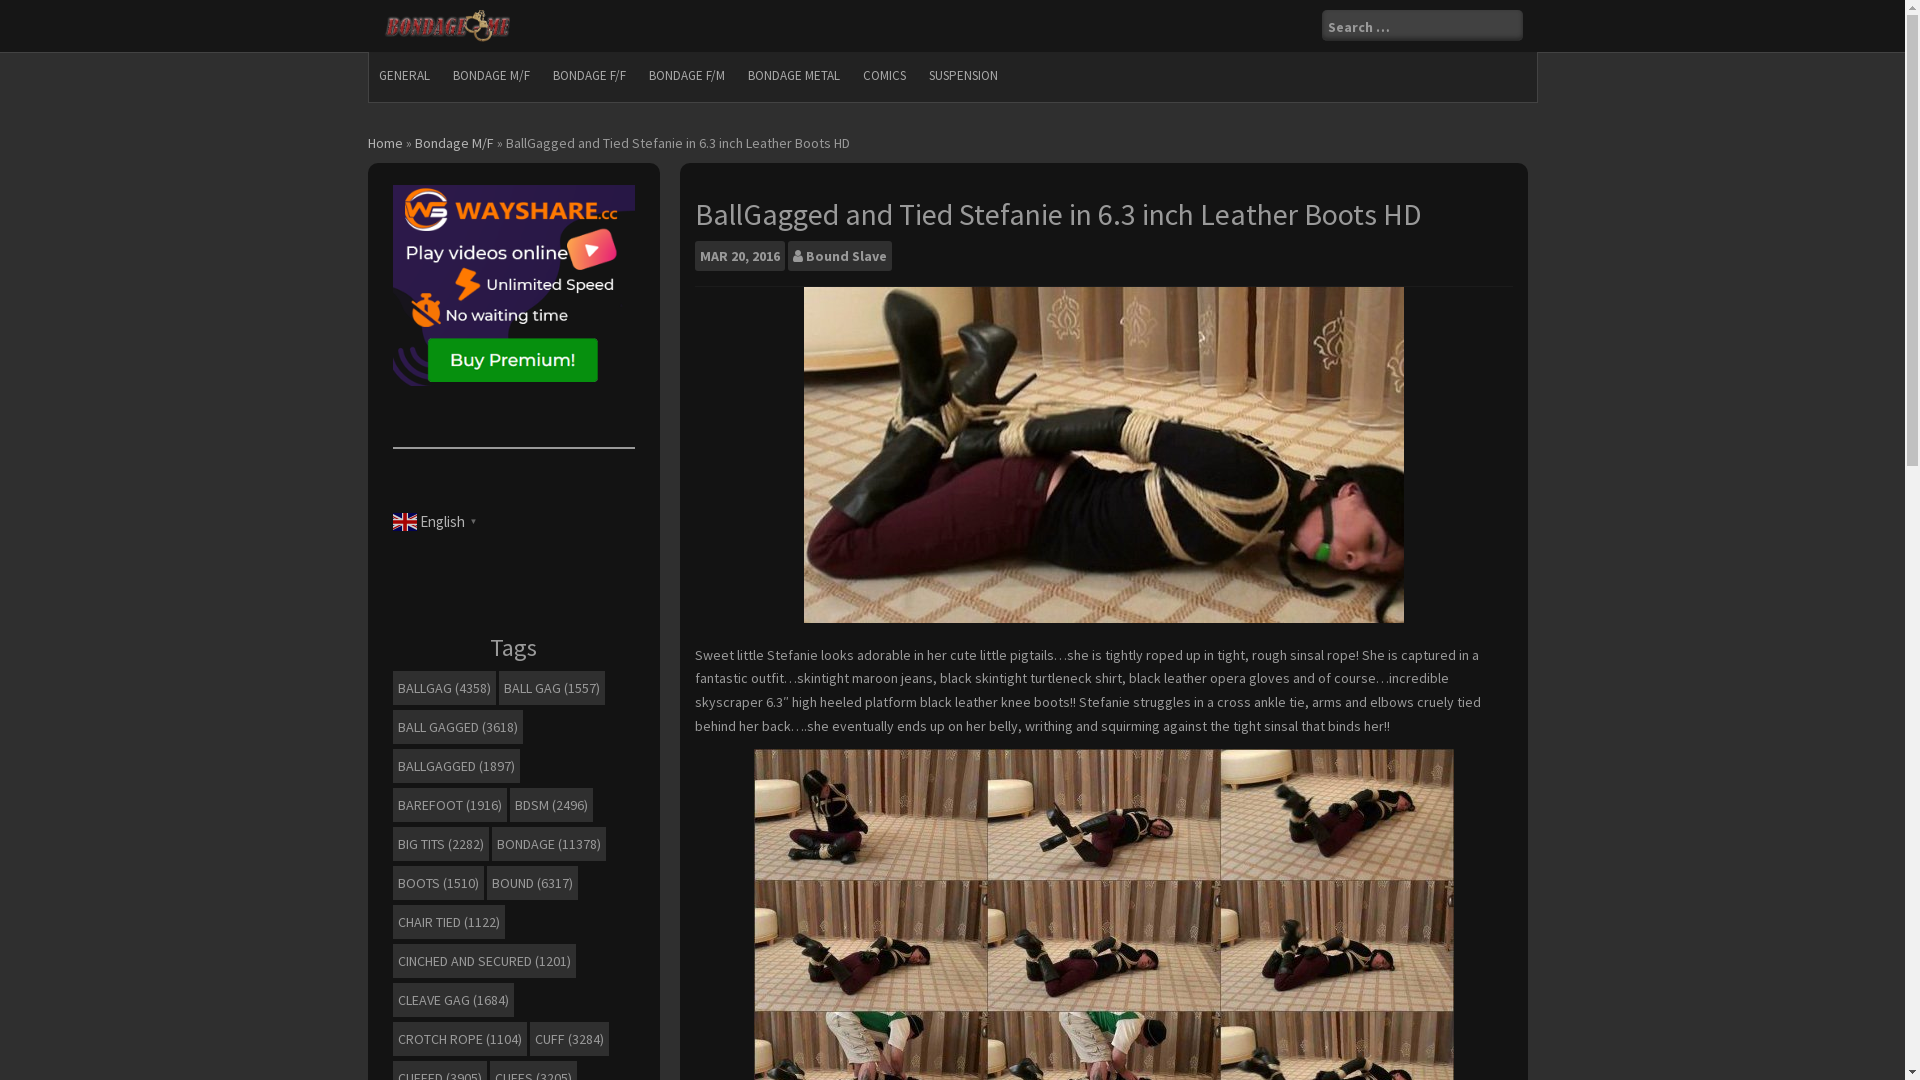 The image size is (1920, 1080). I want to click on 'BOOTS (1510)', so click(436, 882).